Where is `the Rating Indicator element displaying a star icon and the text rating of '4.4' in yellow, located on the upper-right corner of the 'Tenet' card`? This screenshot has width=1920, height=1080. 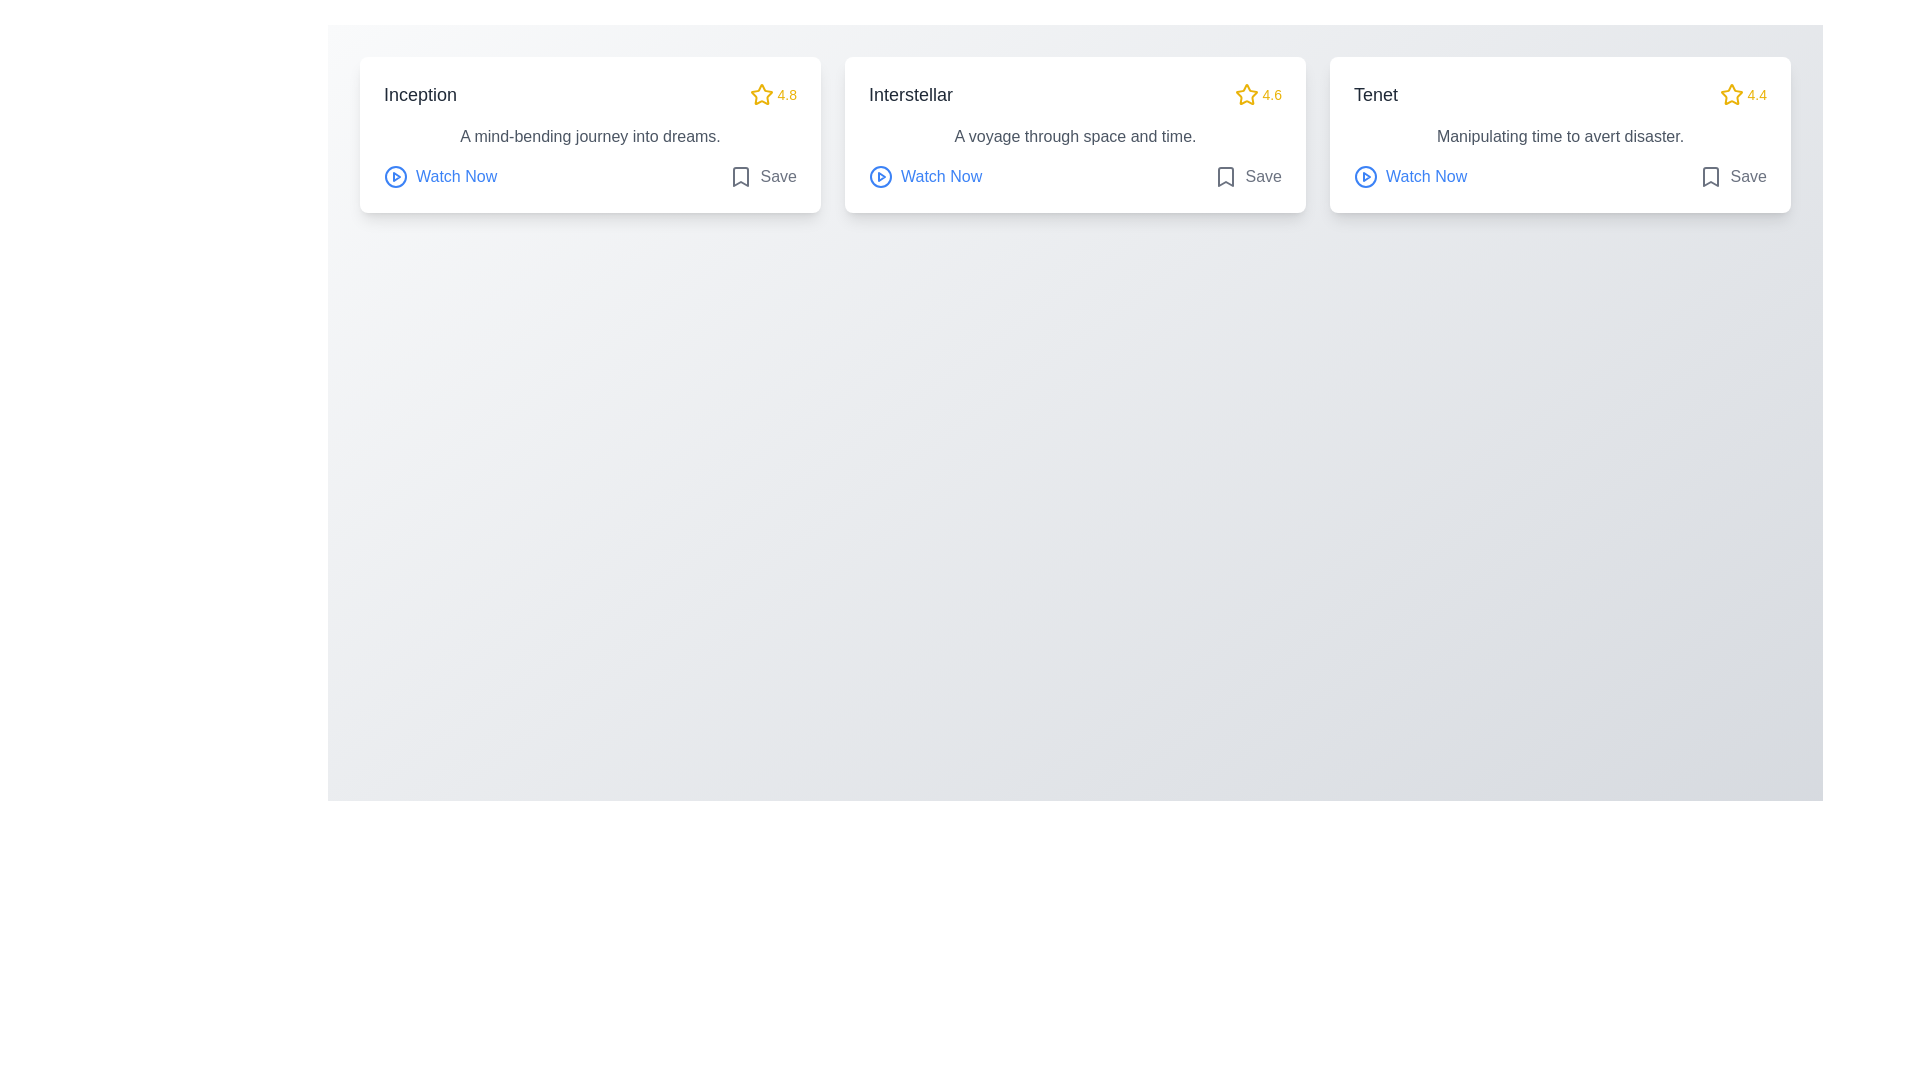
the Rating Indicator element displaying a star icon and the text rating of '4.4' in yellow, located on the upper-right corner of the 'Tenet' card is located at coordinates (1742, 95).